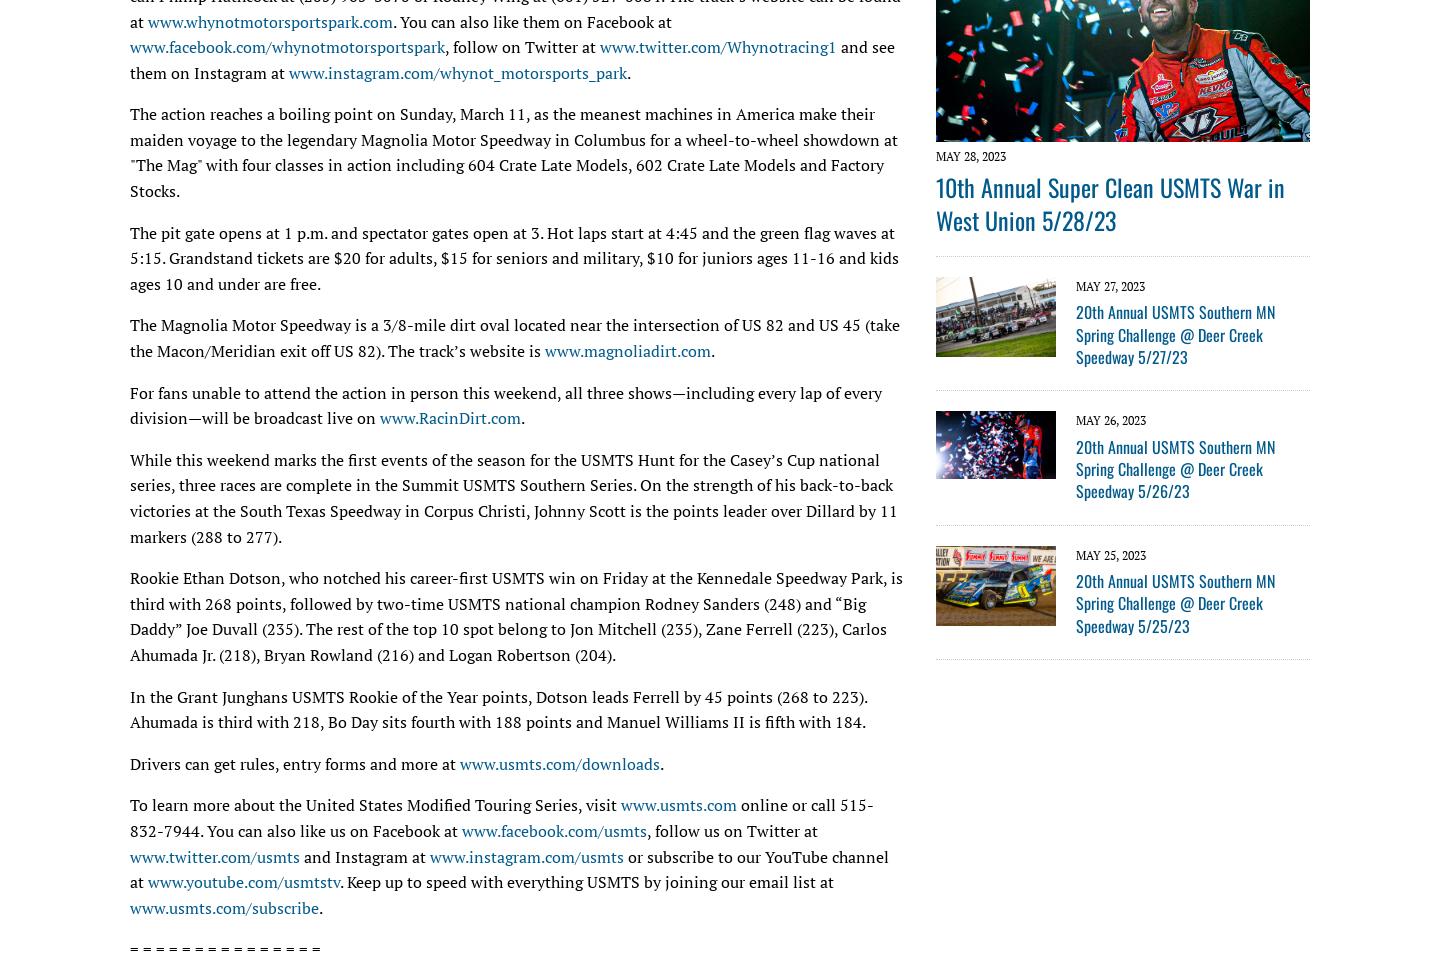 The width and height of the screenshot is (1440, 978). Describe the element at coordinates (531, 21) in the screenshot. I see `'. You can also like them on Facebook at'` at that location.